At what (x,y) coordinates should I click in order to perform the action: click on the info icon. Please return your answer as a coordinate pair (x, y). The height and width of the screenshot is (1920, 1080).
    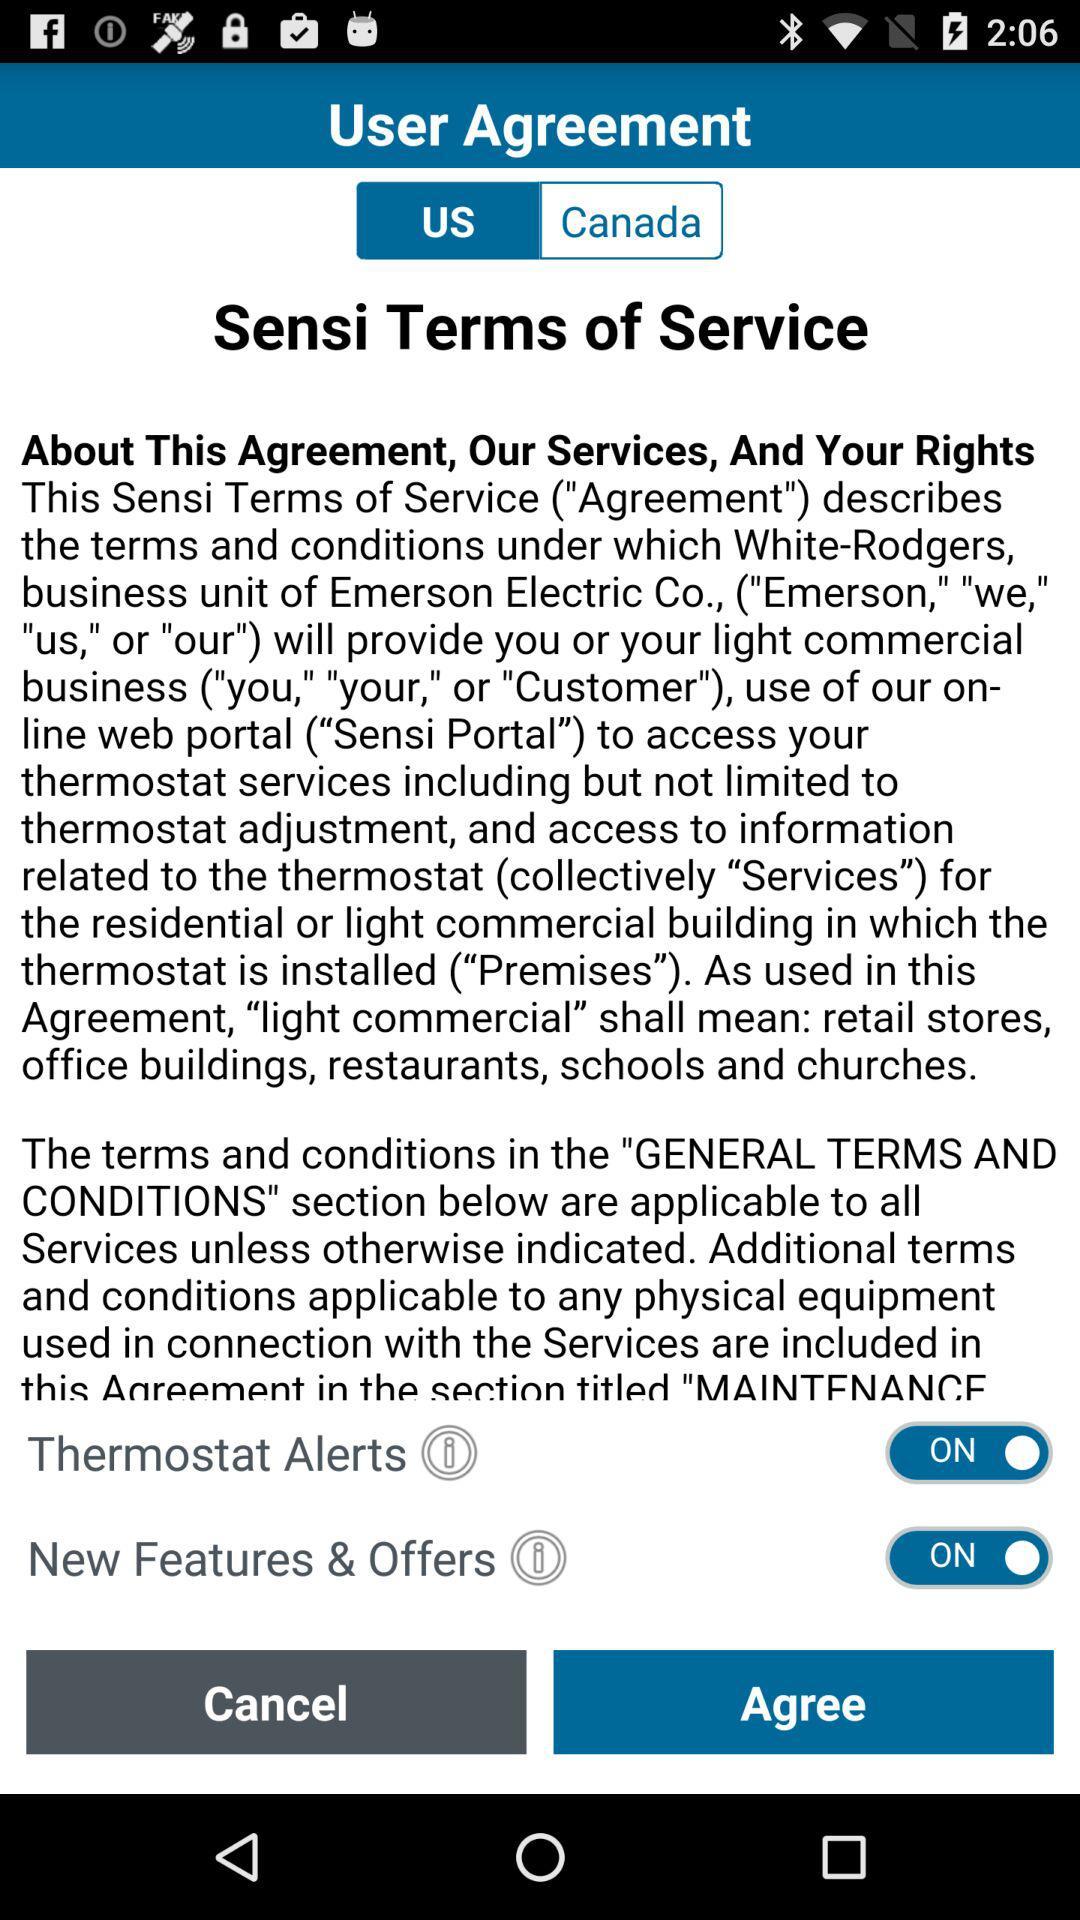
    Looking at the image, I should click on (448, 1553).